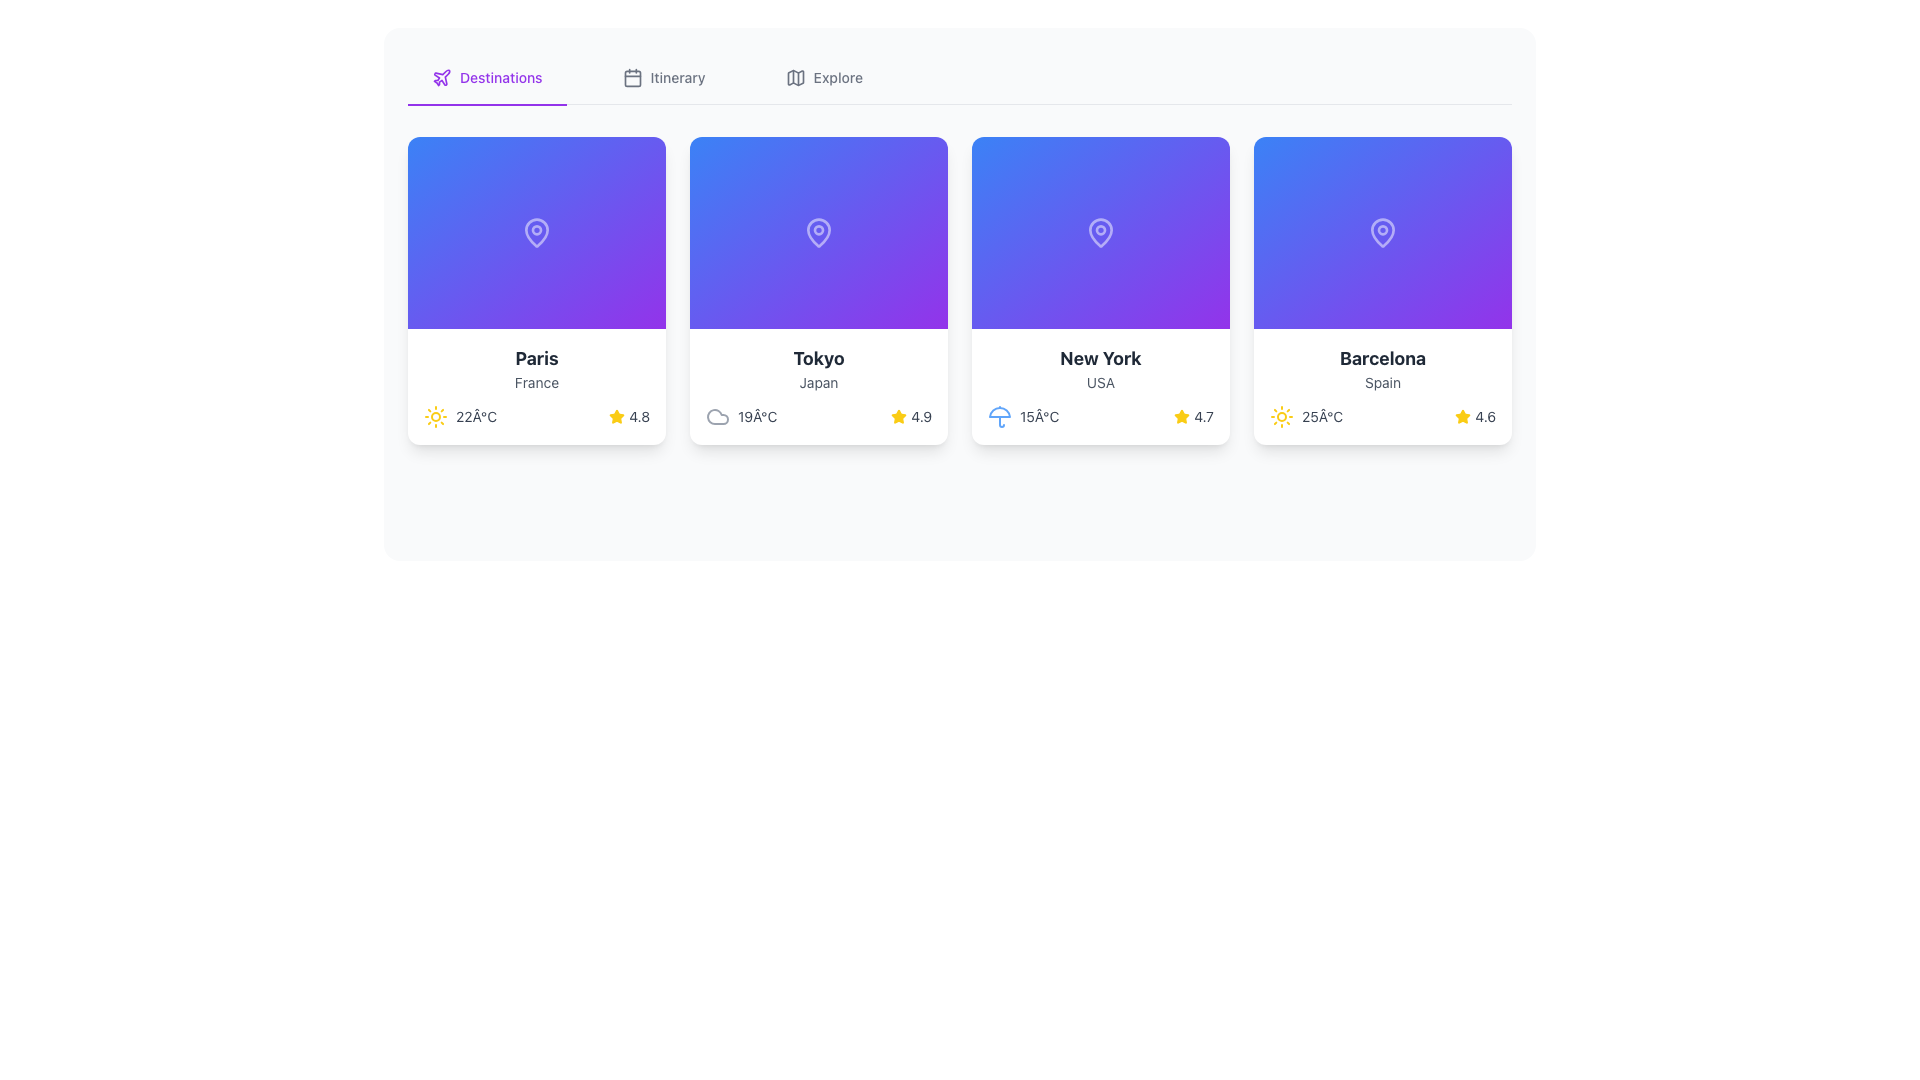  I want to click on the plane icon within the 'Destinations' navigation item for accessibility purposes, so click(440, 76).